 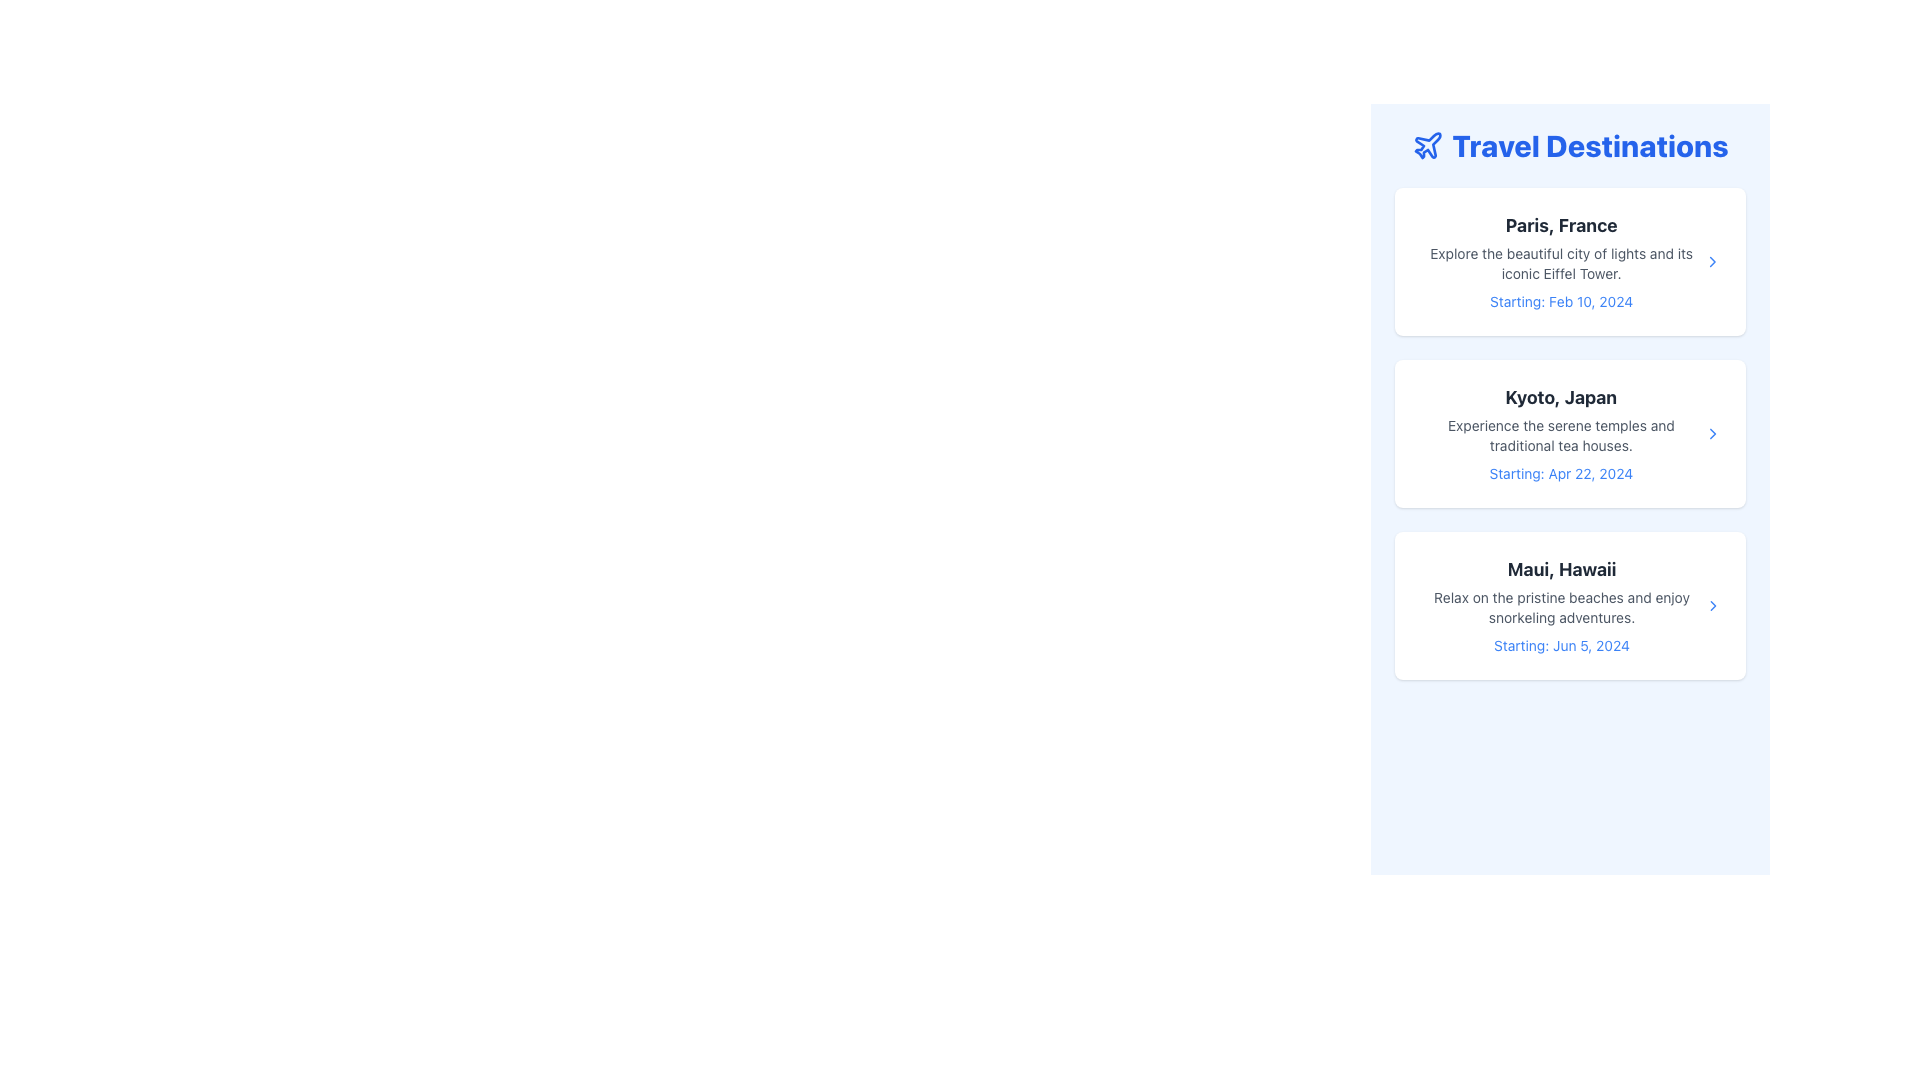 I want to click on the right-pointing chevron icon in the second travel destination card labeled 'Kyoto, Japan', so click(x=1711, y=433).